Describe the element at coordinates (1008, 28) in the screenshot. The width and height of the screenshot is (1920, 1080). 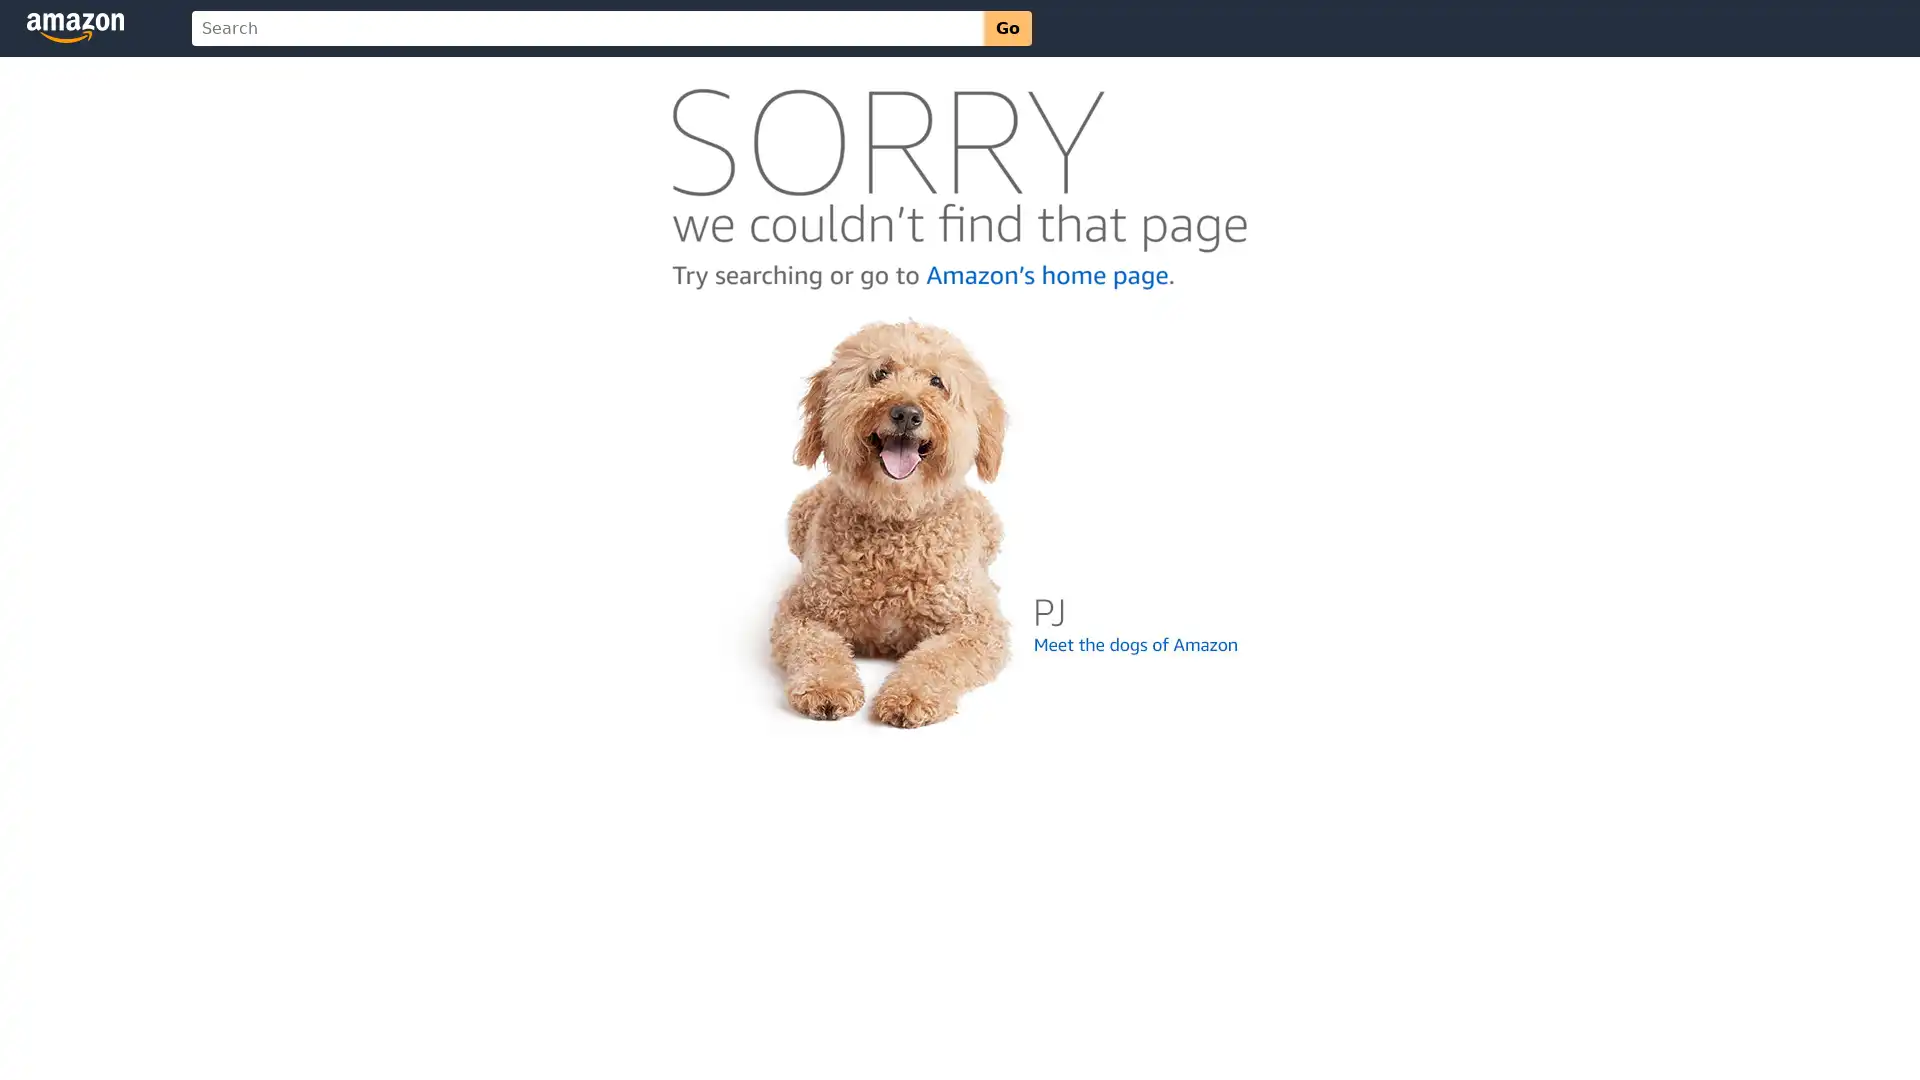
I see `Go` at that location.